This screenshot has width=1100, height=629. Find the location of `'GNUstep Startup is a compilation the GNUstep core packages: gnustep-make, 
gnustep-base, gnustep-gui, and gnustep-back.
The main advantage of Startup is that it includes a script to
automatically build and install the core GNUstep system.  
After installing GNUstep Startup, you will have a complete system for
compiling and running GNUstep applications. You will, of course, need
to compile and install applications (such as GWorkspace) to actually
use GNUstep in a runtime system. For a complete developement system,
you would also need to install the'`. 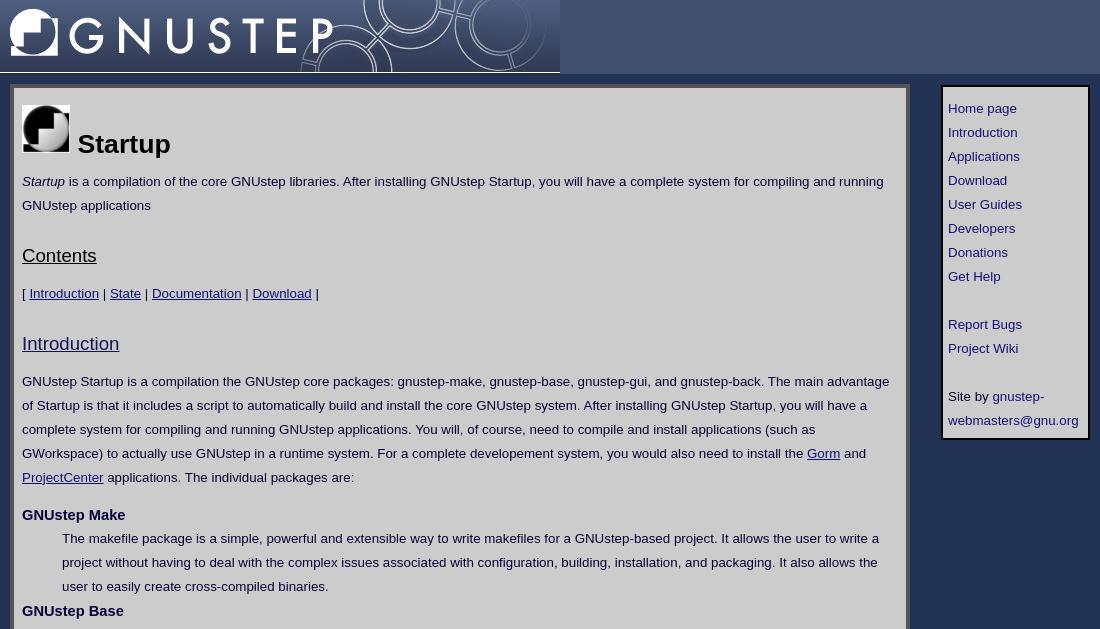

'GNUstep Startup is a compilation the GNUstep core packages: gnustep-make, 
gnustep-base, gnustep-gui, and gnustep-back.
The main advantage of Startup is that it includes a script to
automatically build and install the core GNUstep system.  
After installing GNUstep Startup, you will have a complete system for
compiling and running GNUstep applications. You will, of course, need
to compile and install applications (such as GWorkspace) to actually
use GNUstep in a runtime system. For a complete developement system,
you would also need to install the' is located at coordinates (21, 416).